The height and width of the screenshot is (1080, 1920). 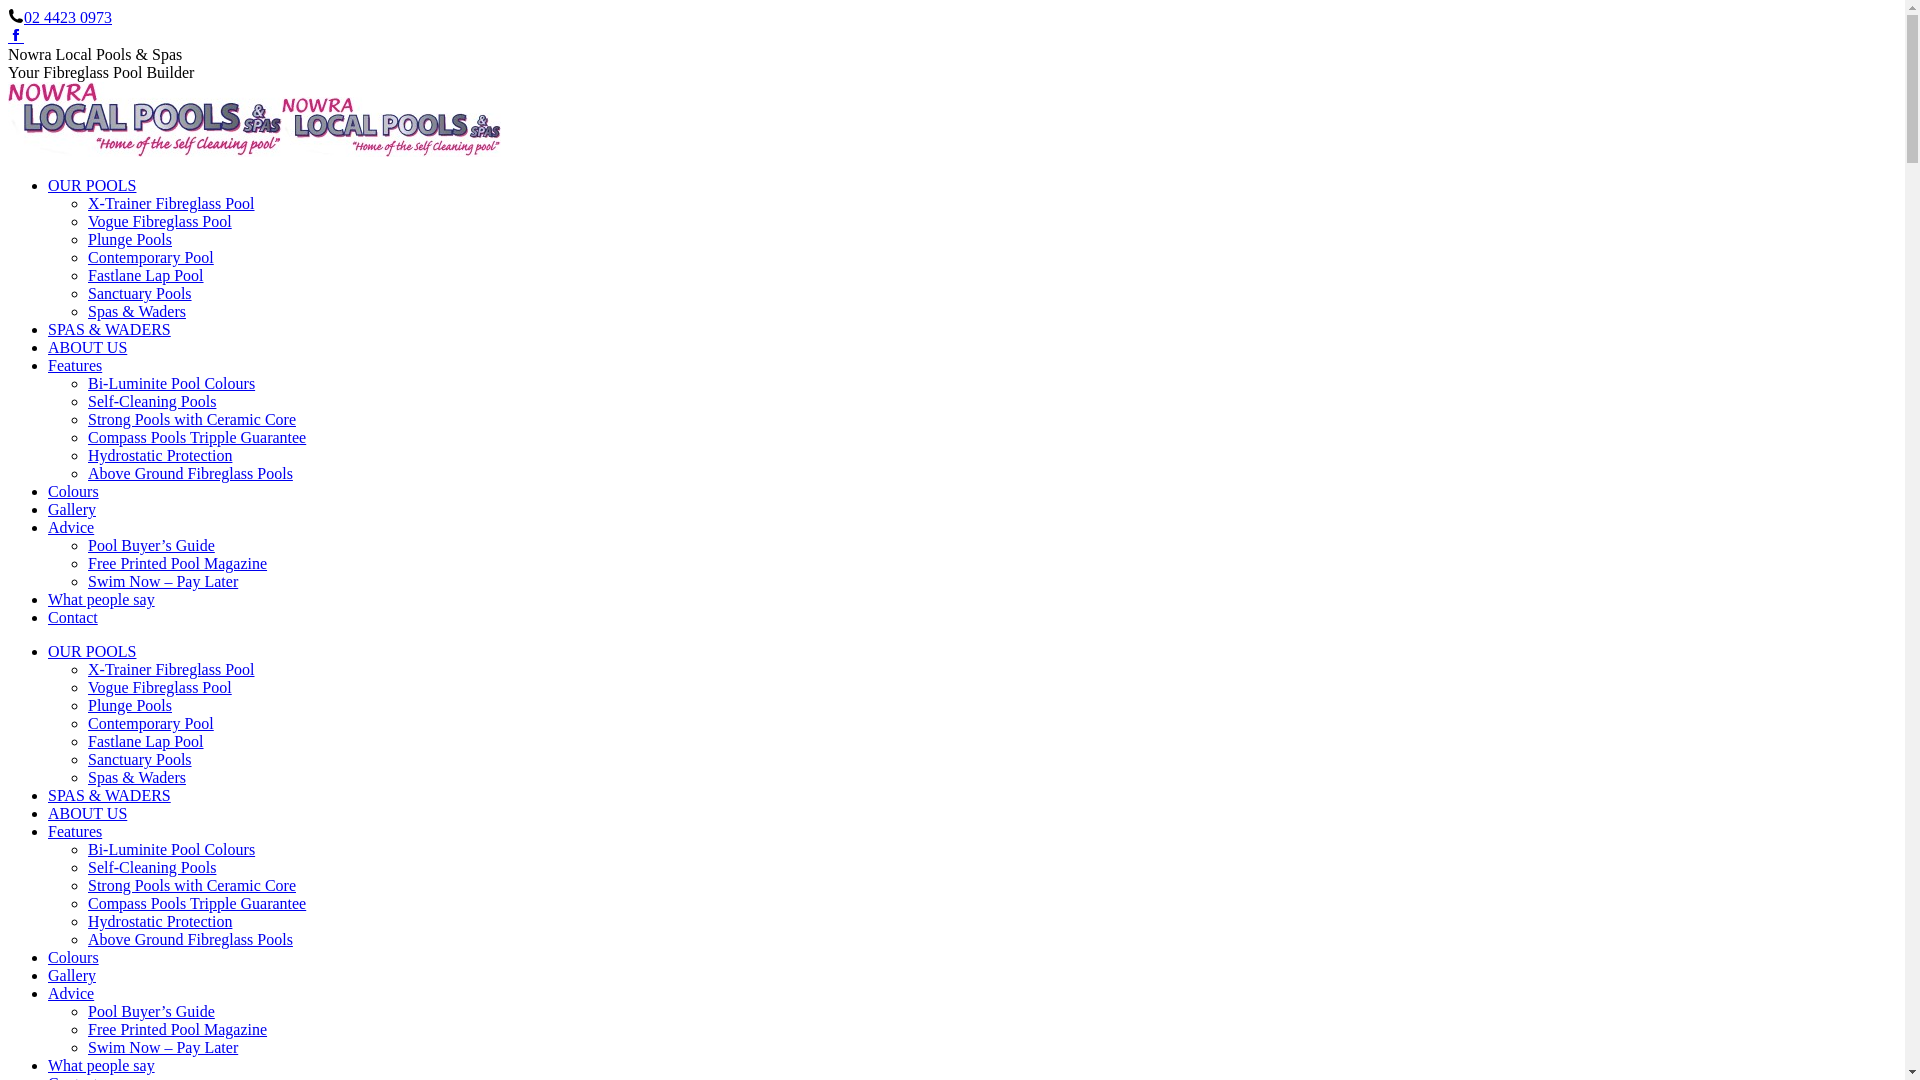 What do you see at coordinates (151, 866) in the screenshot?
I see `'Self-Cleaning Pools'` at bounding box center [151, 866].